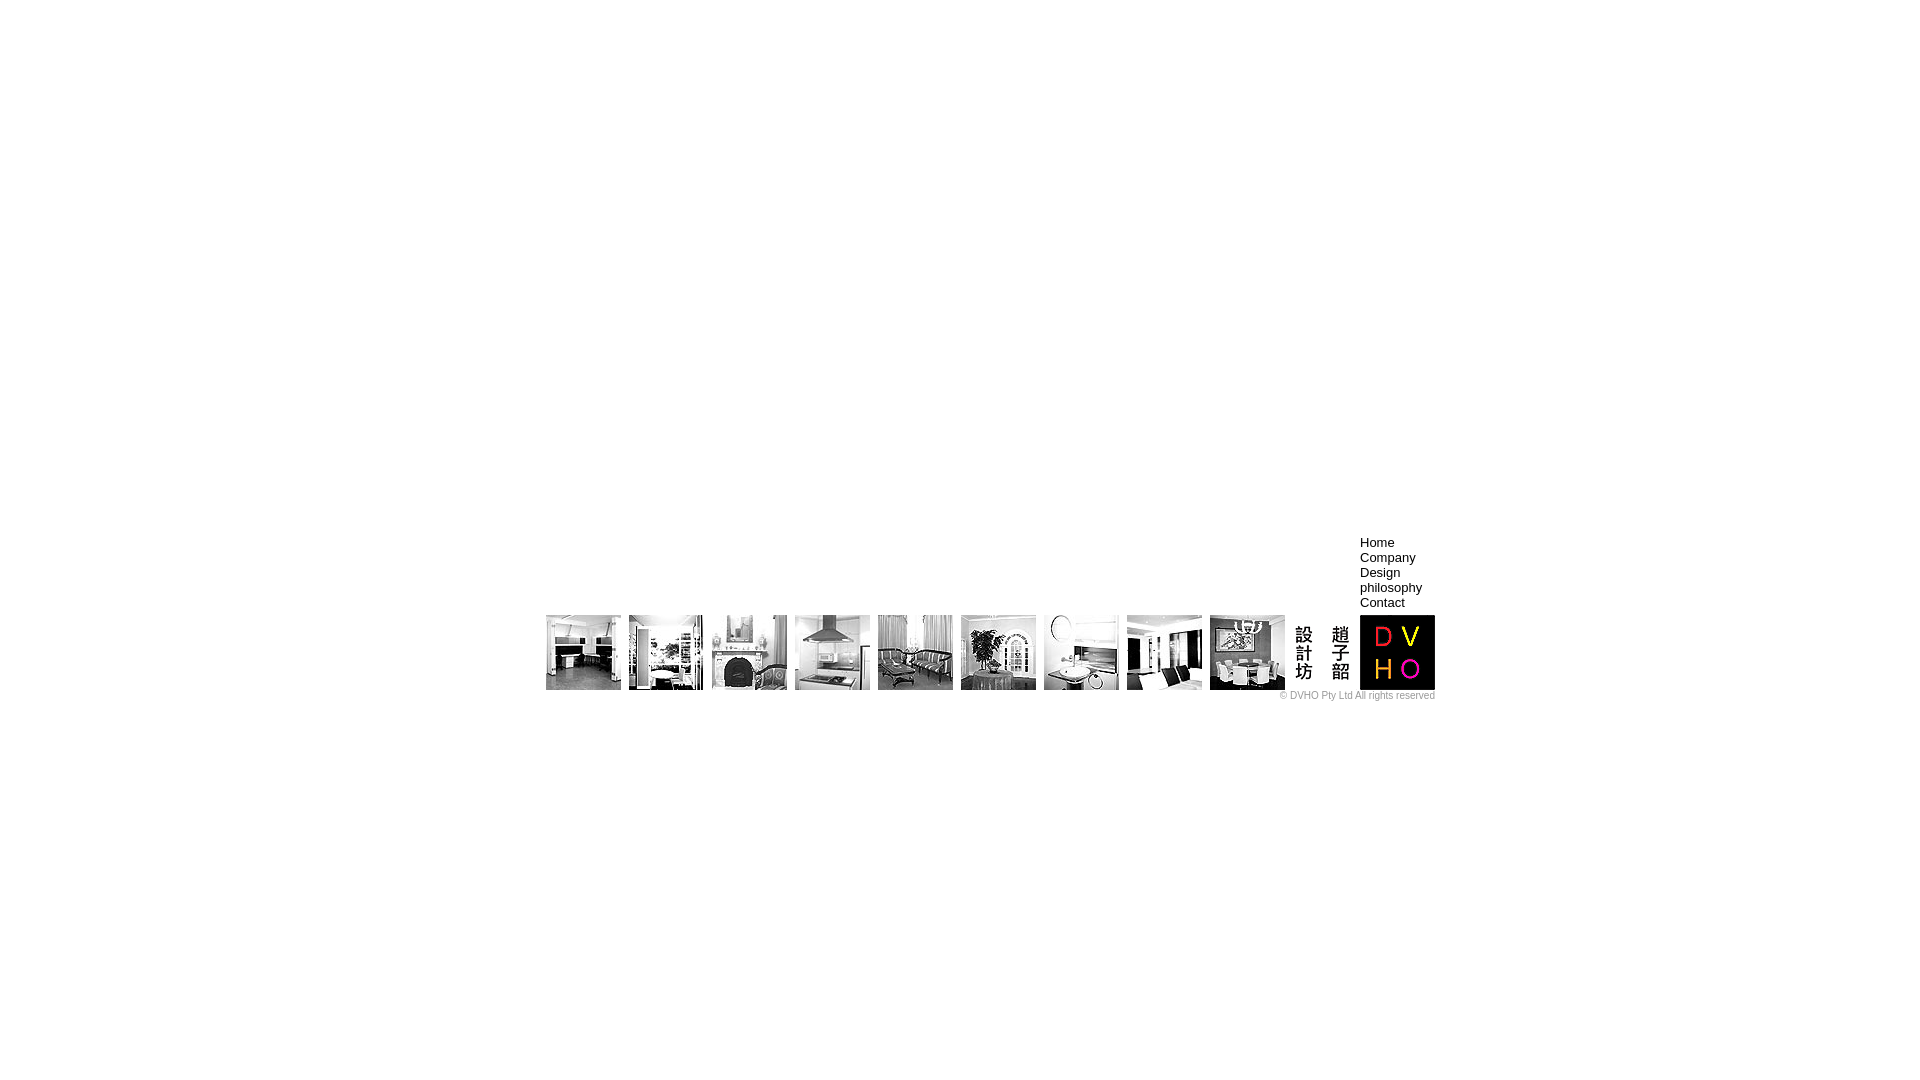  Describe the element at coordinates (1386, 557) in the screenshot. I see `'Company'` at that location.